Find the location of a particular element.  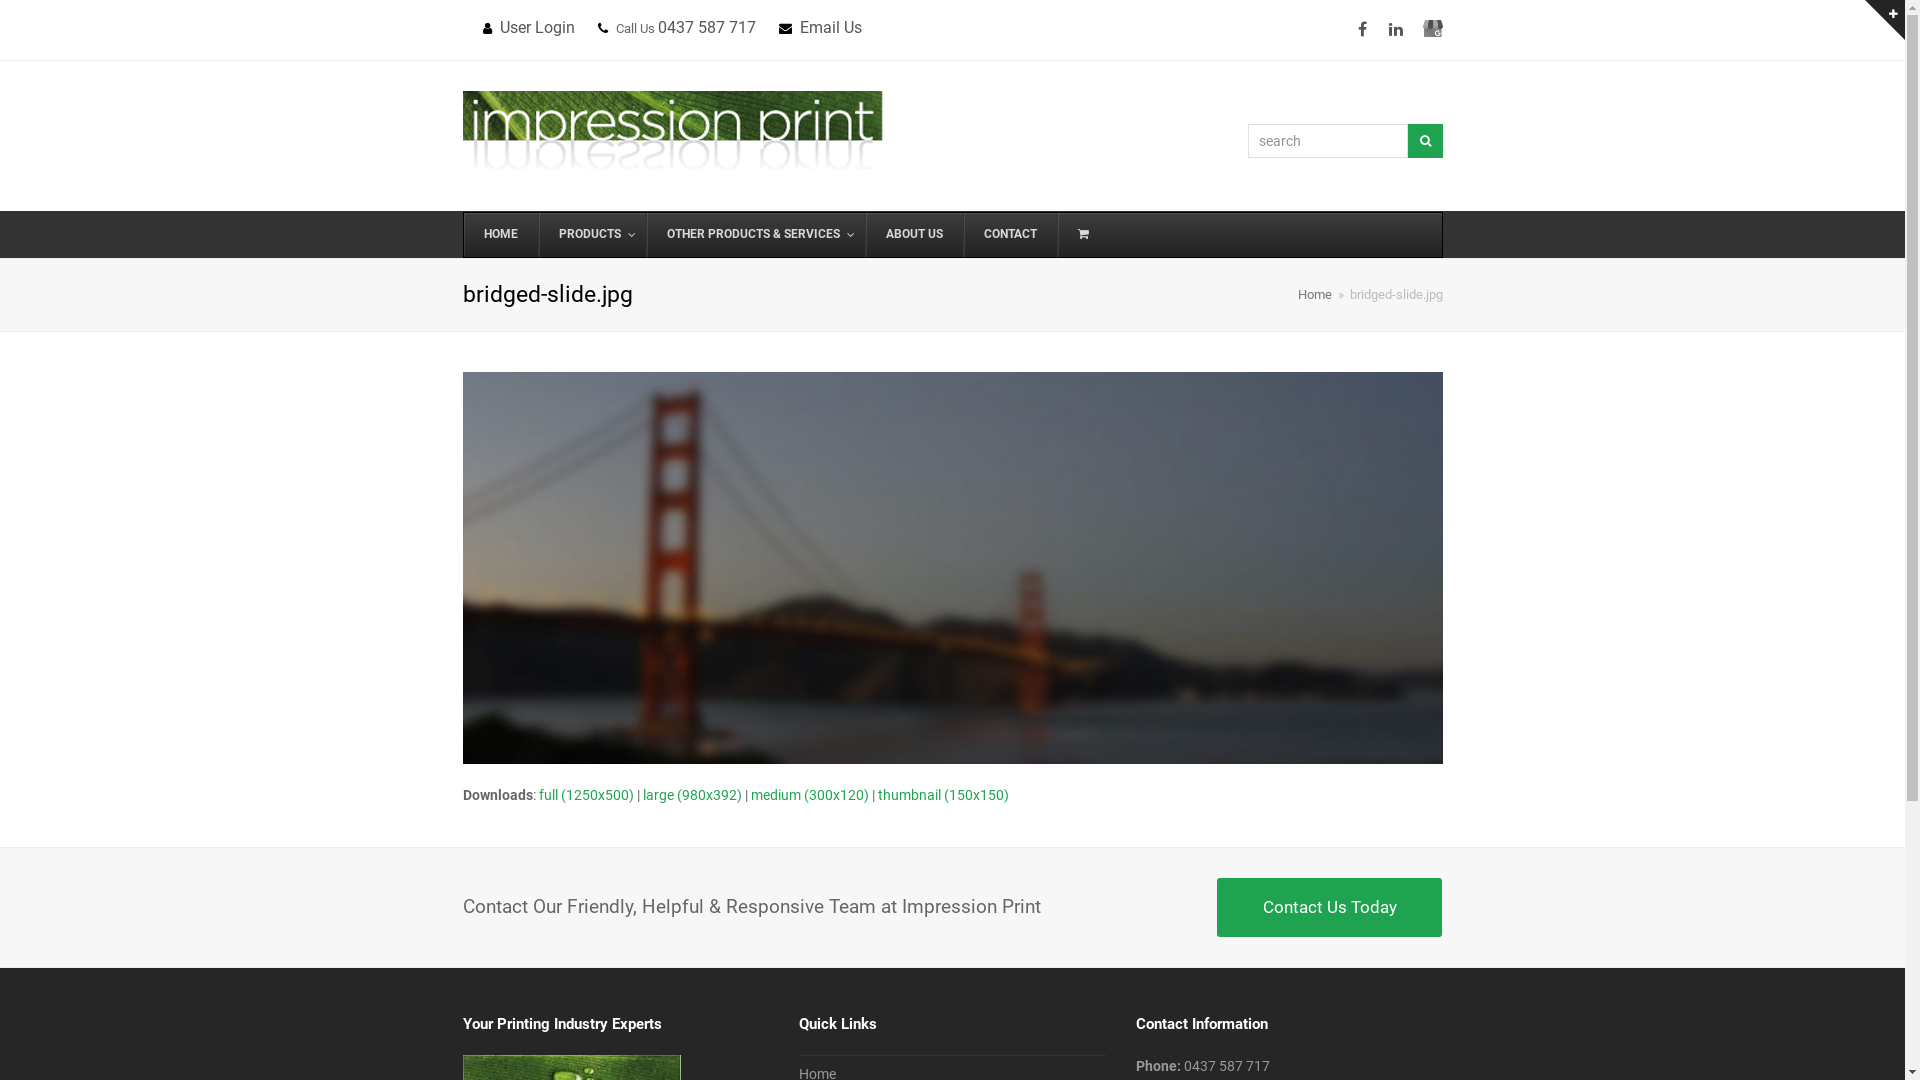

'Home' is located at coordinates (1315, 294).